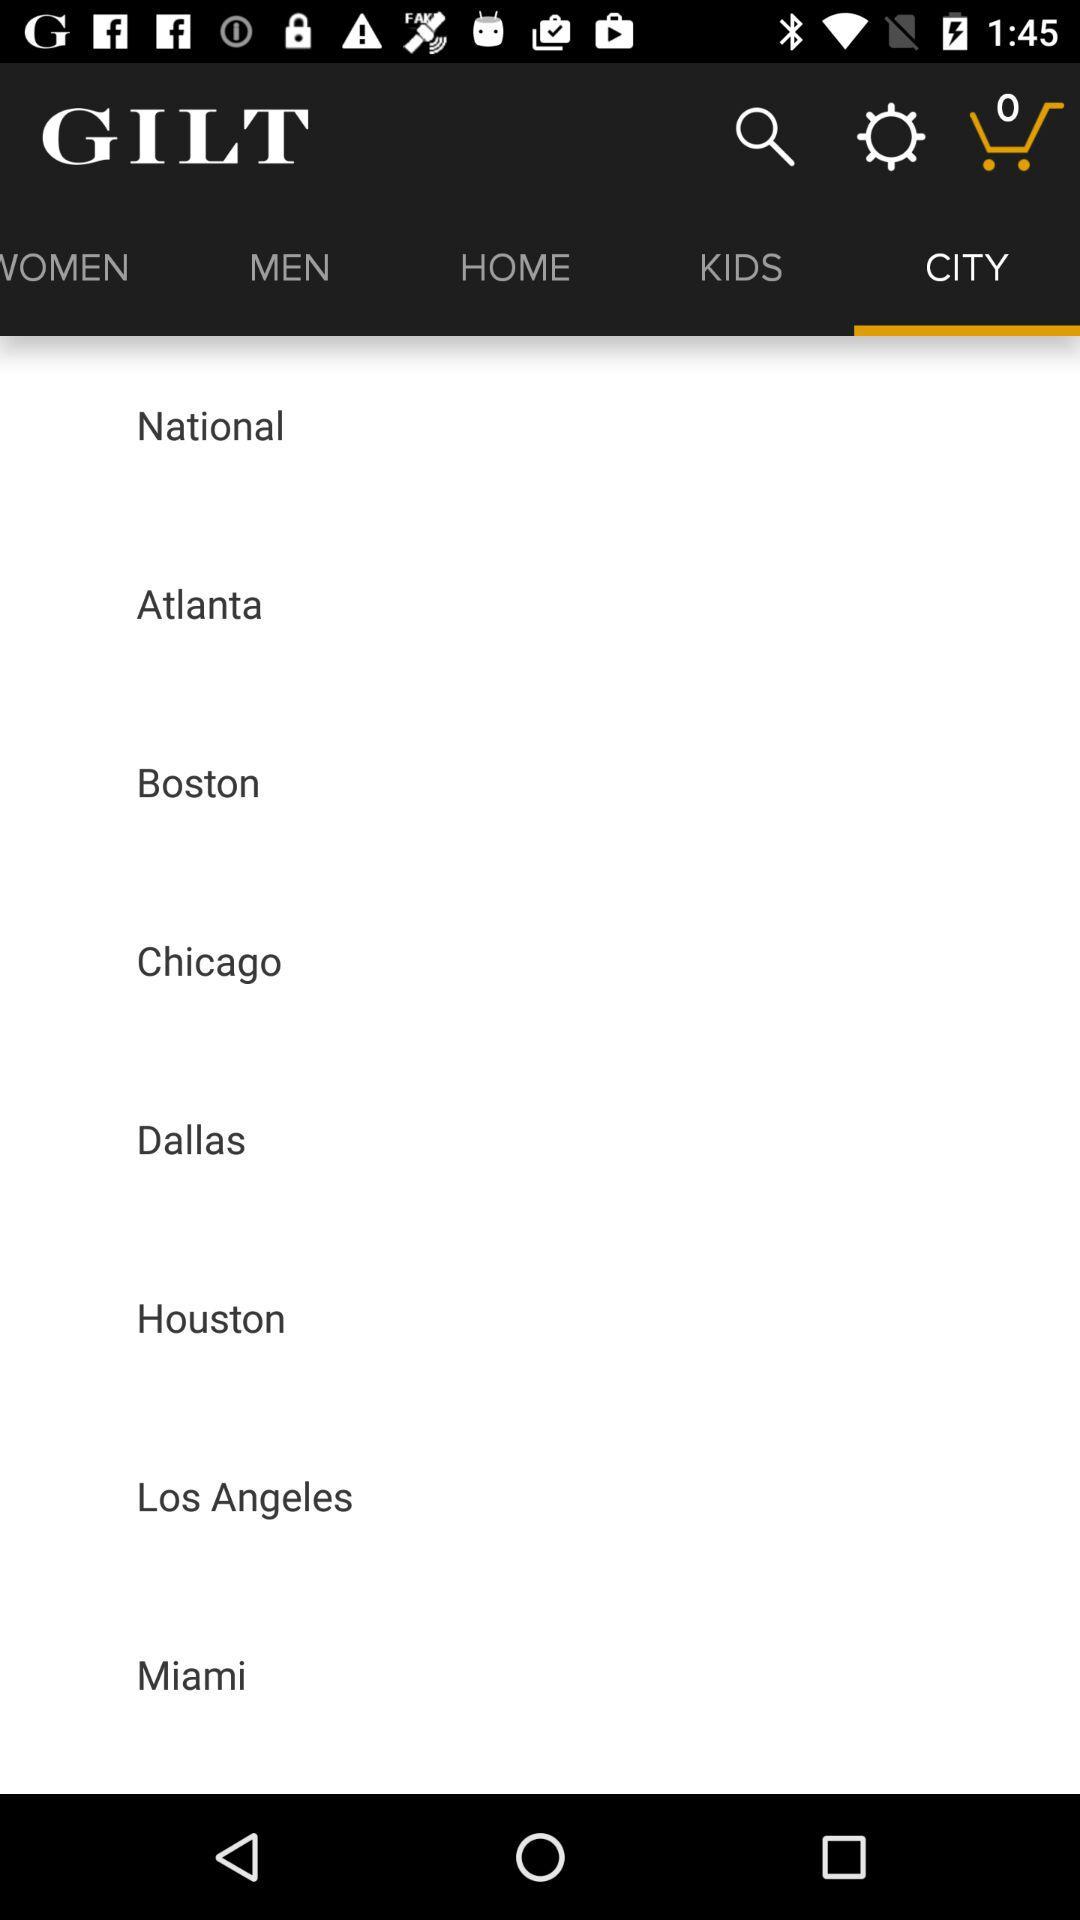 Image resolution: width=1080 pixels, height=1920 pixels. What do you see at coordinates (209, 960) in the screenshot?
I see `the icon below boston icon` at bounding box center [209, 960].